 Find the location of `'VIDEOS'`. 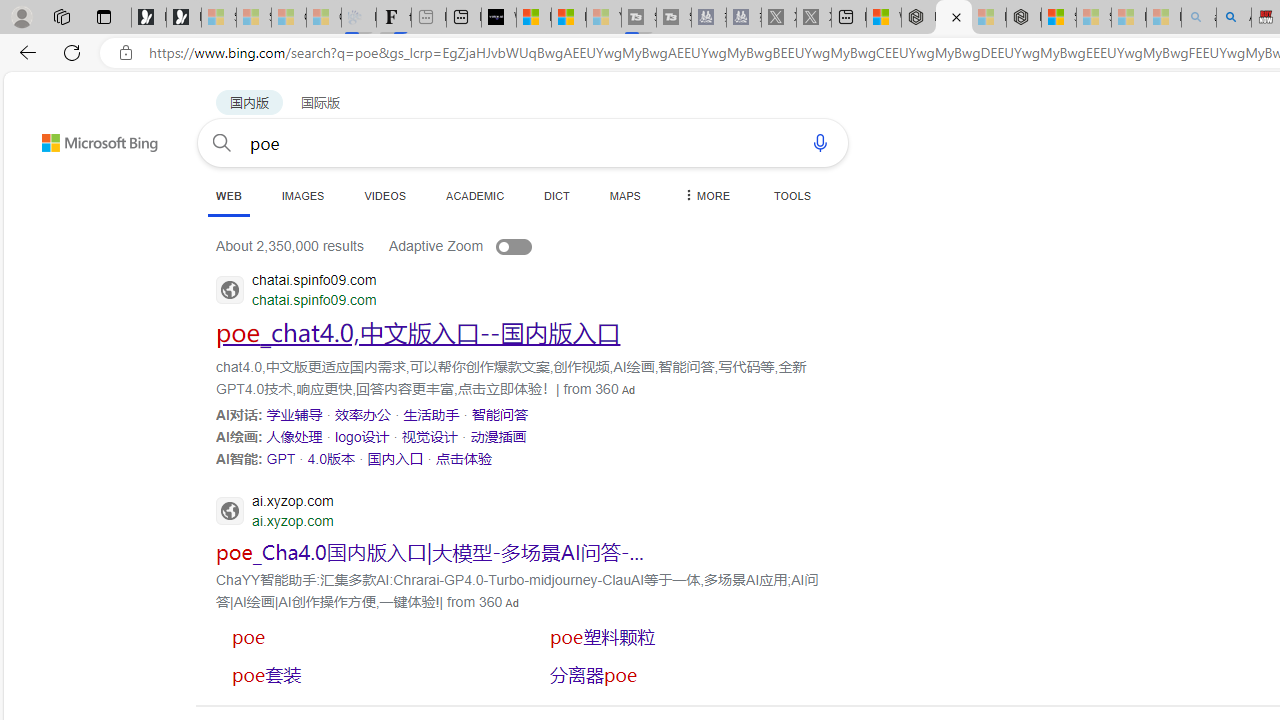

'VIDEOS' is located at coordinates (385, 195).